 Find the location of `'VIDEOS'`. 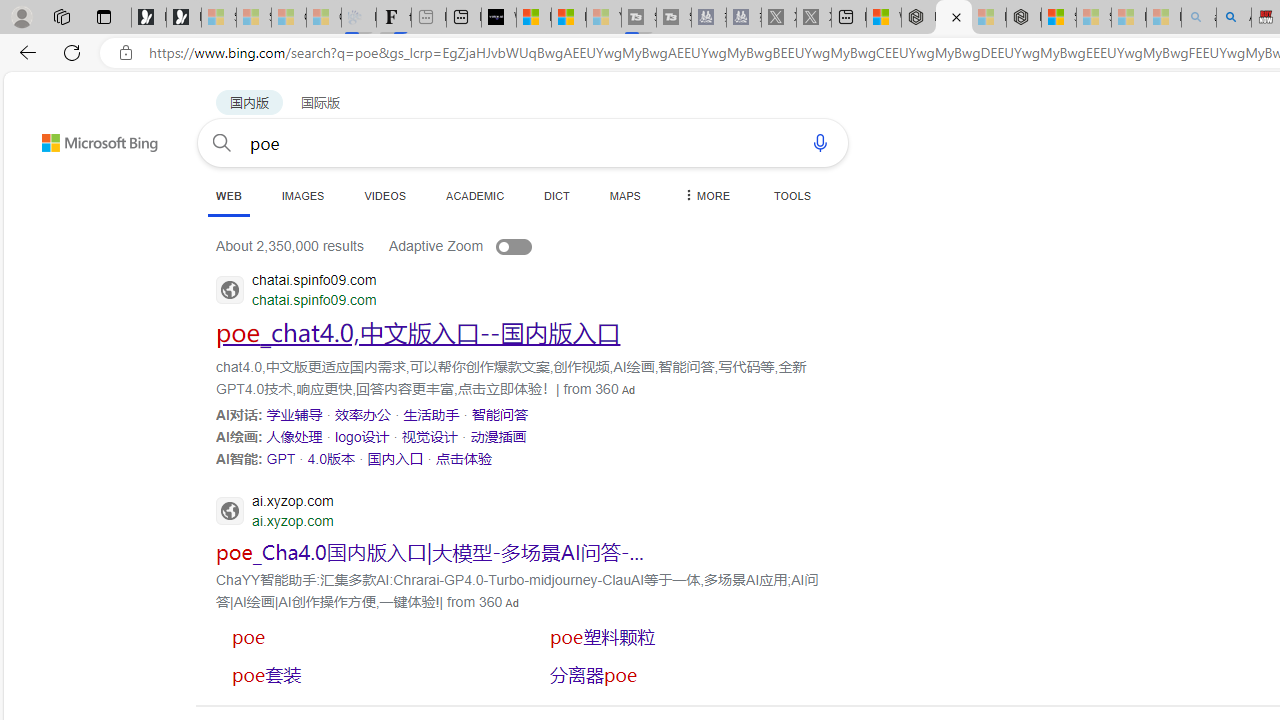

'VIDEOS' is located at coordinates (385, 195).